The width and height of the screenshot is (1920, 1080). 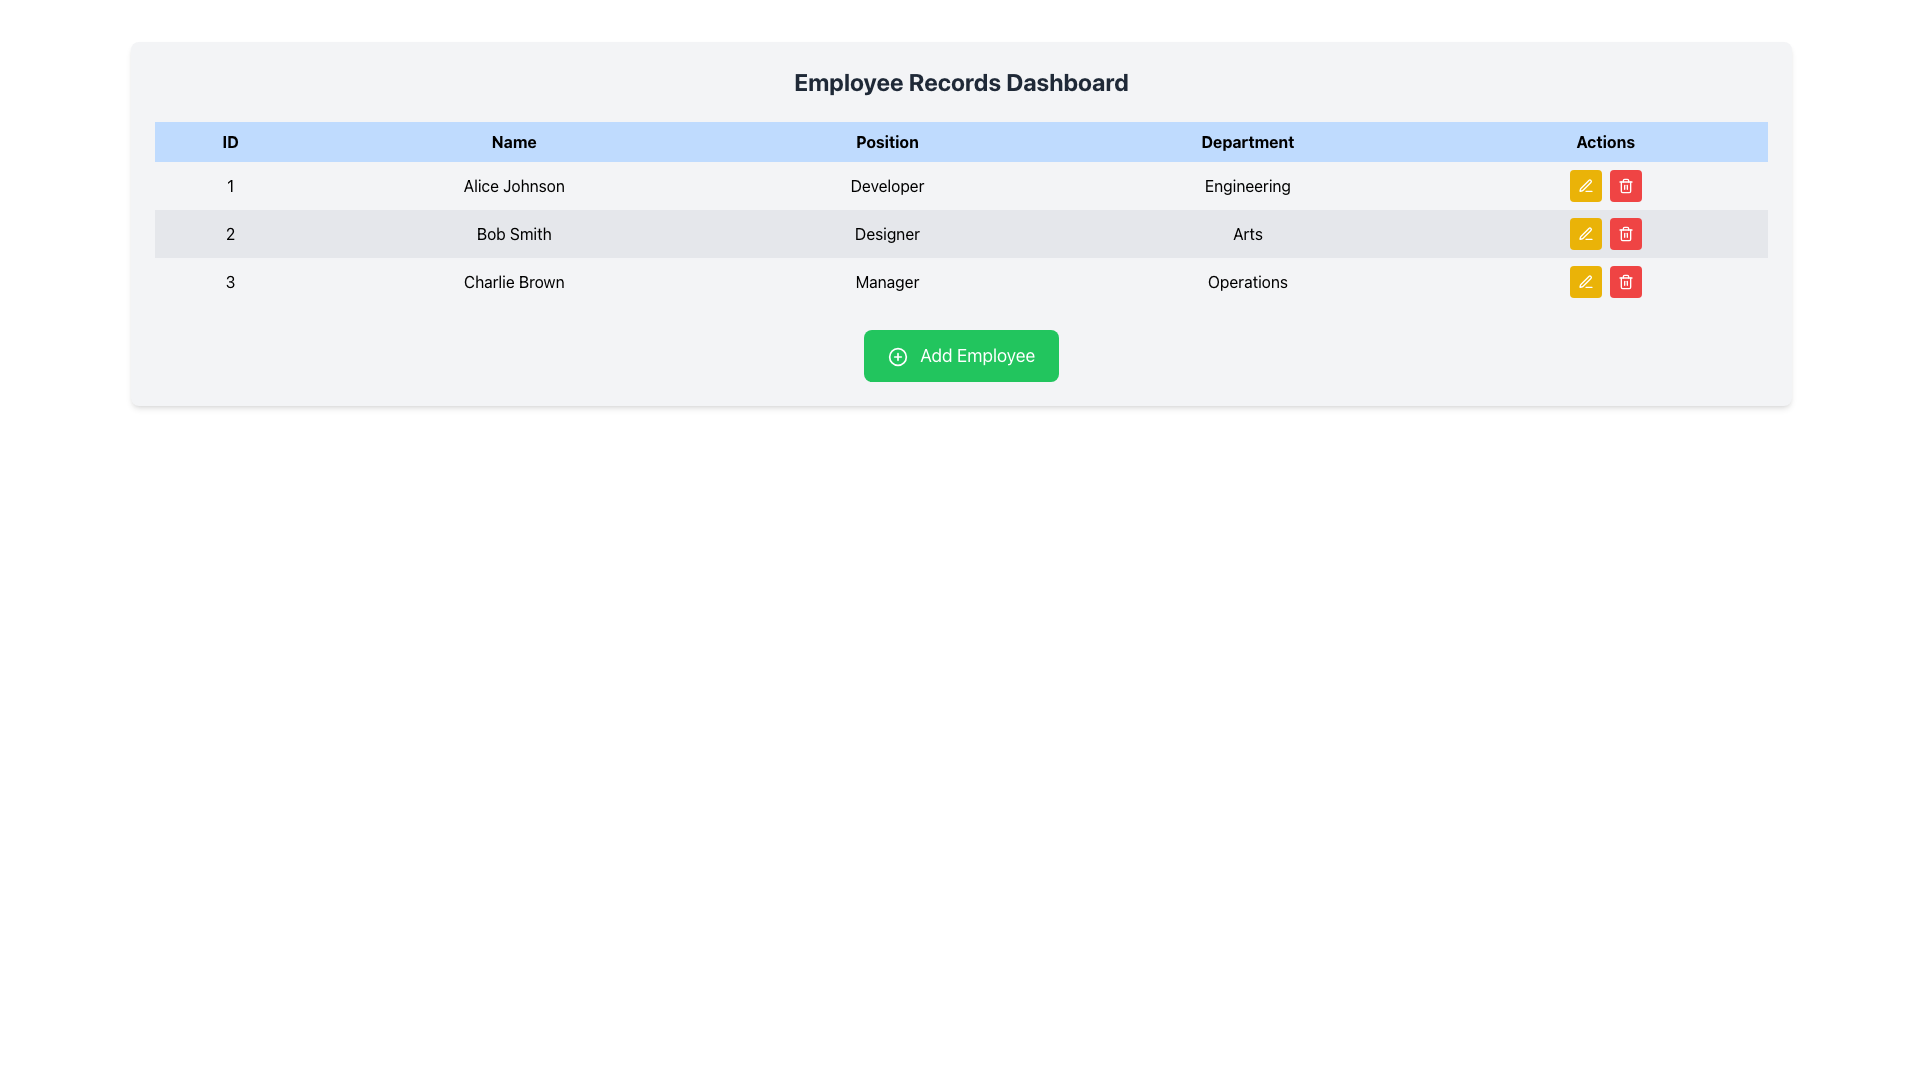 What do you see at coordinates (896, 356) in the screenshot?
I see `the small circular icon with a plus sign located to the left of the 'Add Employee' button's text, which is within the green button at the bottom of the interface` at bounding box center [896, 356].